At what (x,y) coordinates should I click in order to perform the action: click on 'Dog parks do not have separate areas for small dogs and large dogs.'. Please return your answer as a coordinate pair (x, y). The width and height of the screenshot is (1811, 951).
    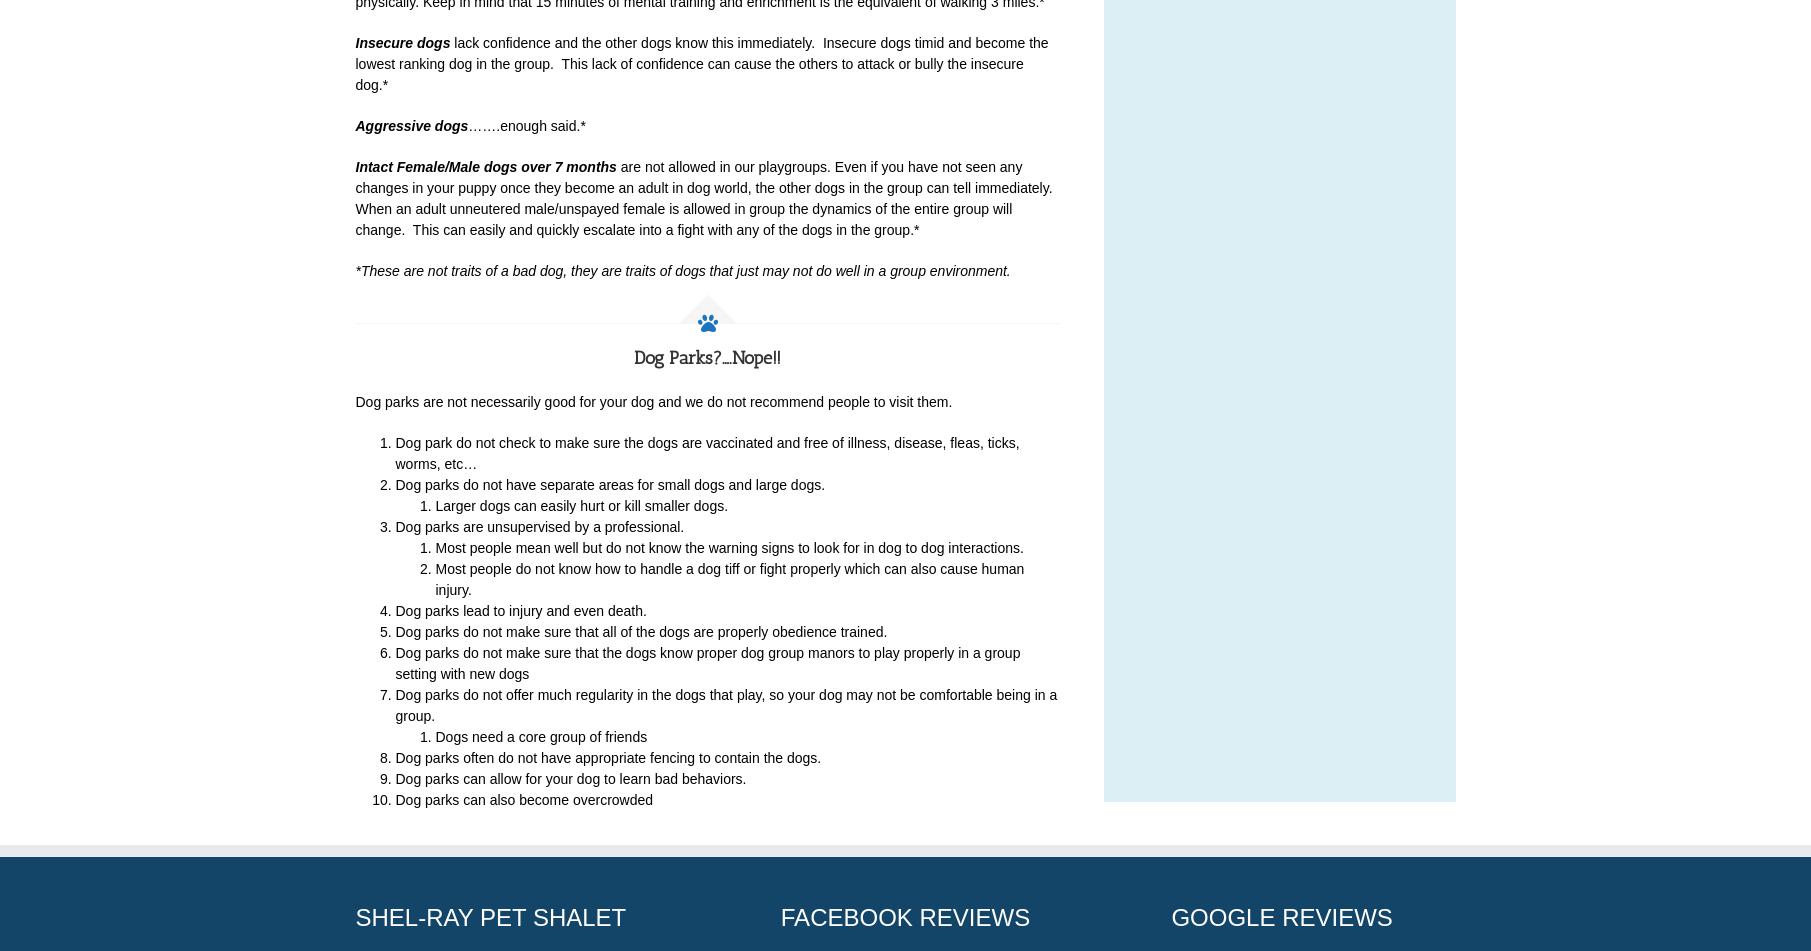
    Looking at the image, I should click on (609, 484).